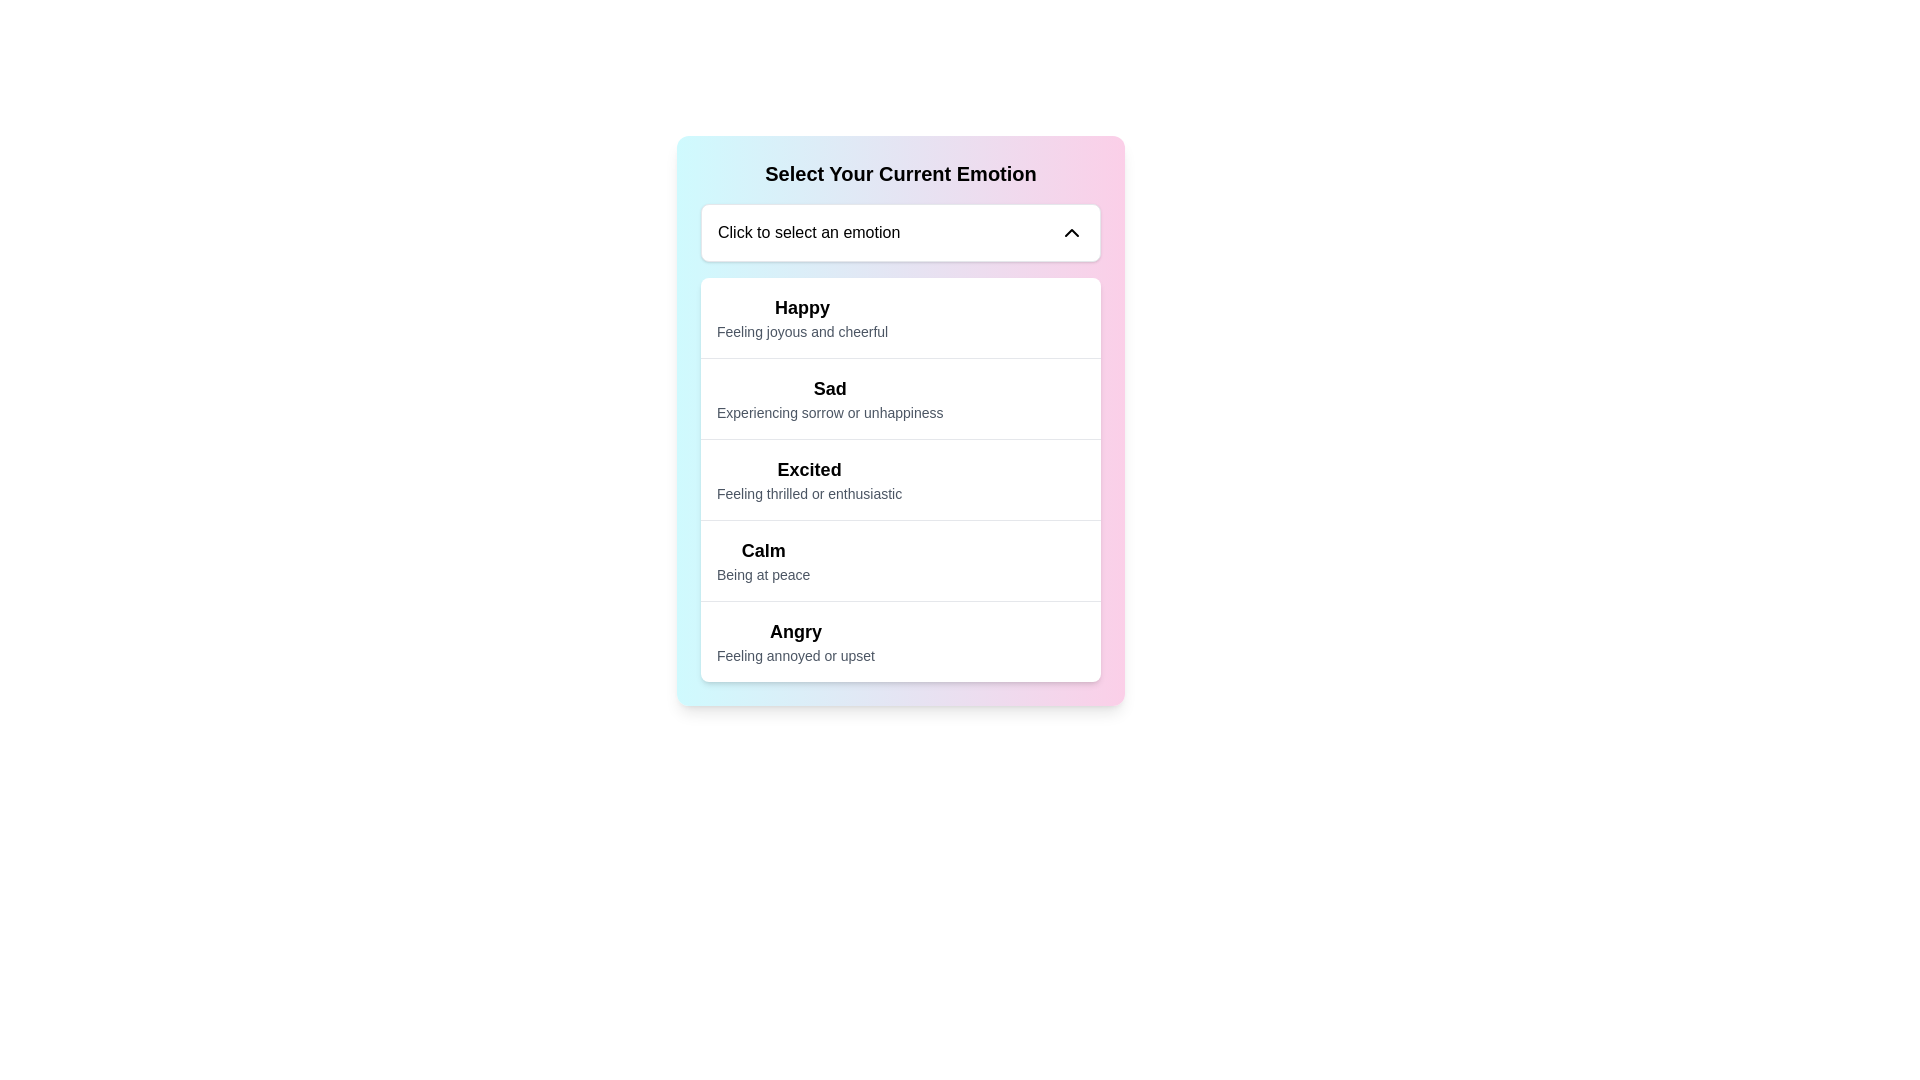  I want to click on the Text Display element titled 'Sad' which describes experiencing sorrow or unhappiness, positioned under the 'Select Your Current Emotion' dropdown, so click(830, 398).